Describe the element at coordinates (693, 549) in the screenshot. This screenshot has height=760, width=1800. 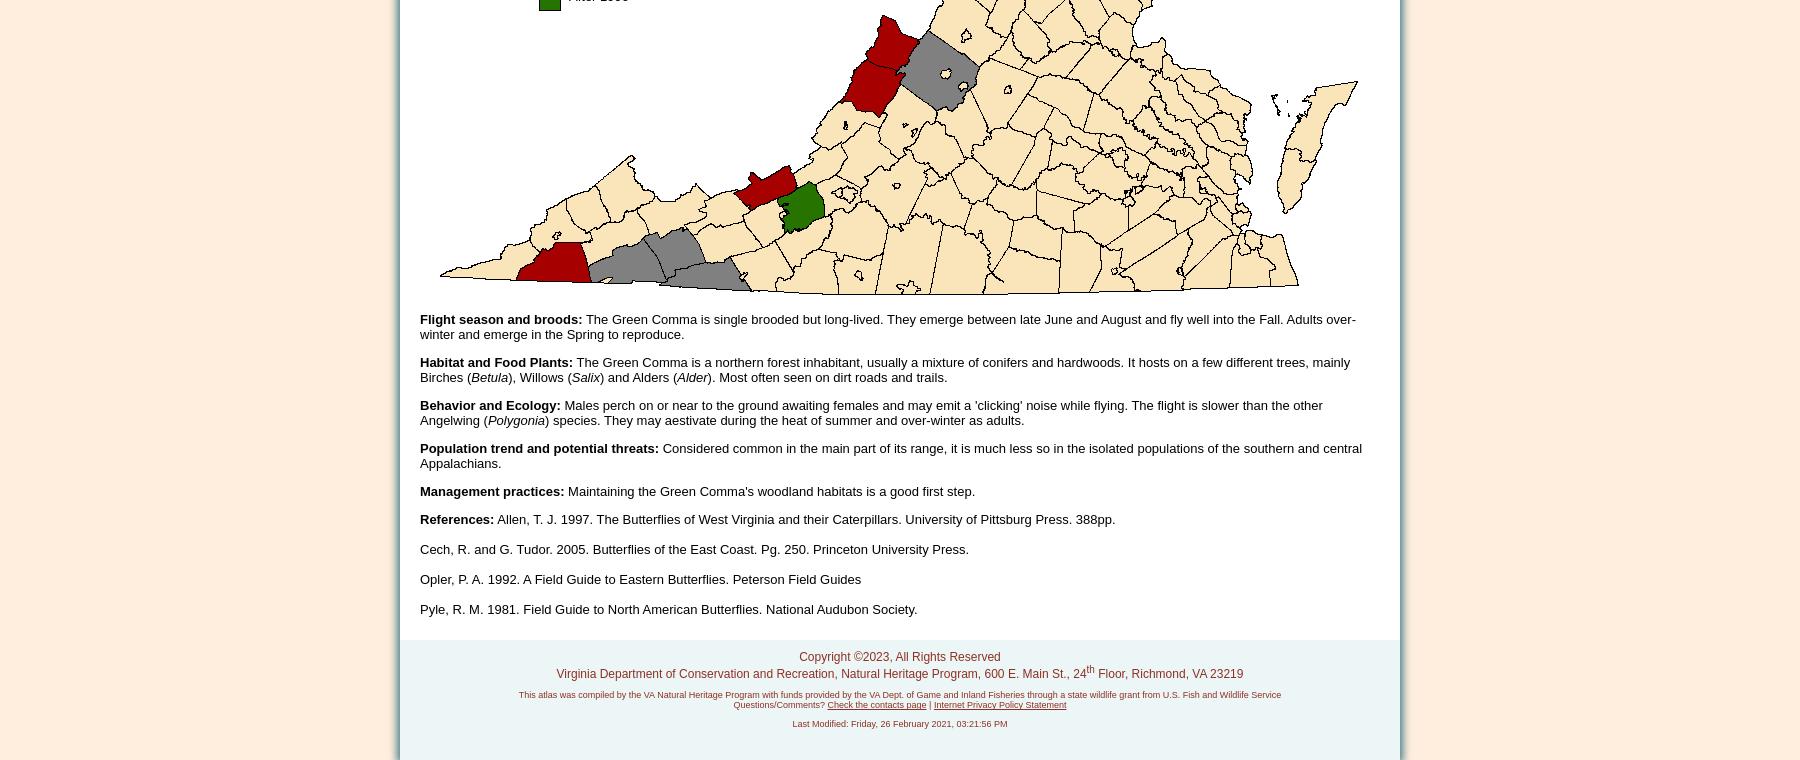
I see `'Cech, R. and G. Tudor. 2005. Butterflies of the East Coast. Pg. 250. Princeton University Press.'` at that location.